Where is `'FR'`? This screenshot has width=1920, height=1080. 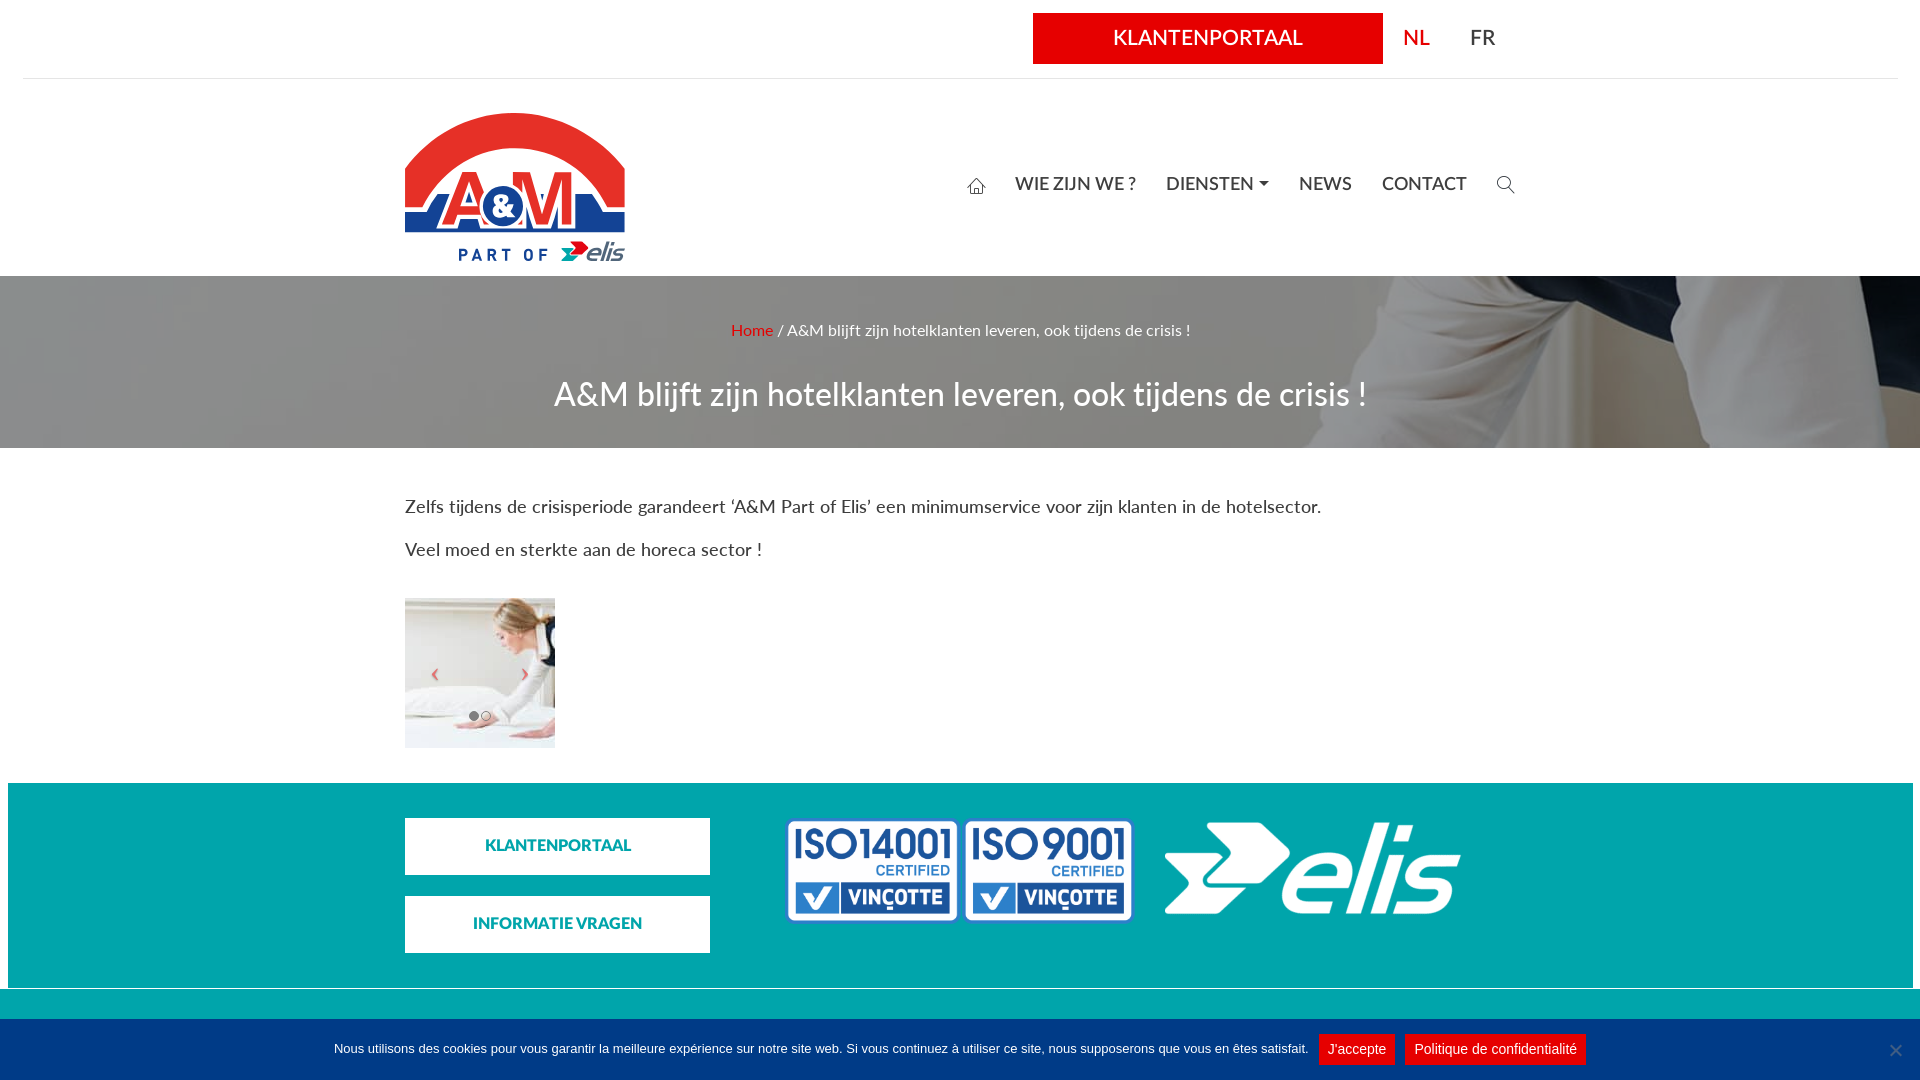
'FR' is located at coordinates (1482, 38).